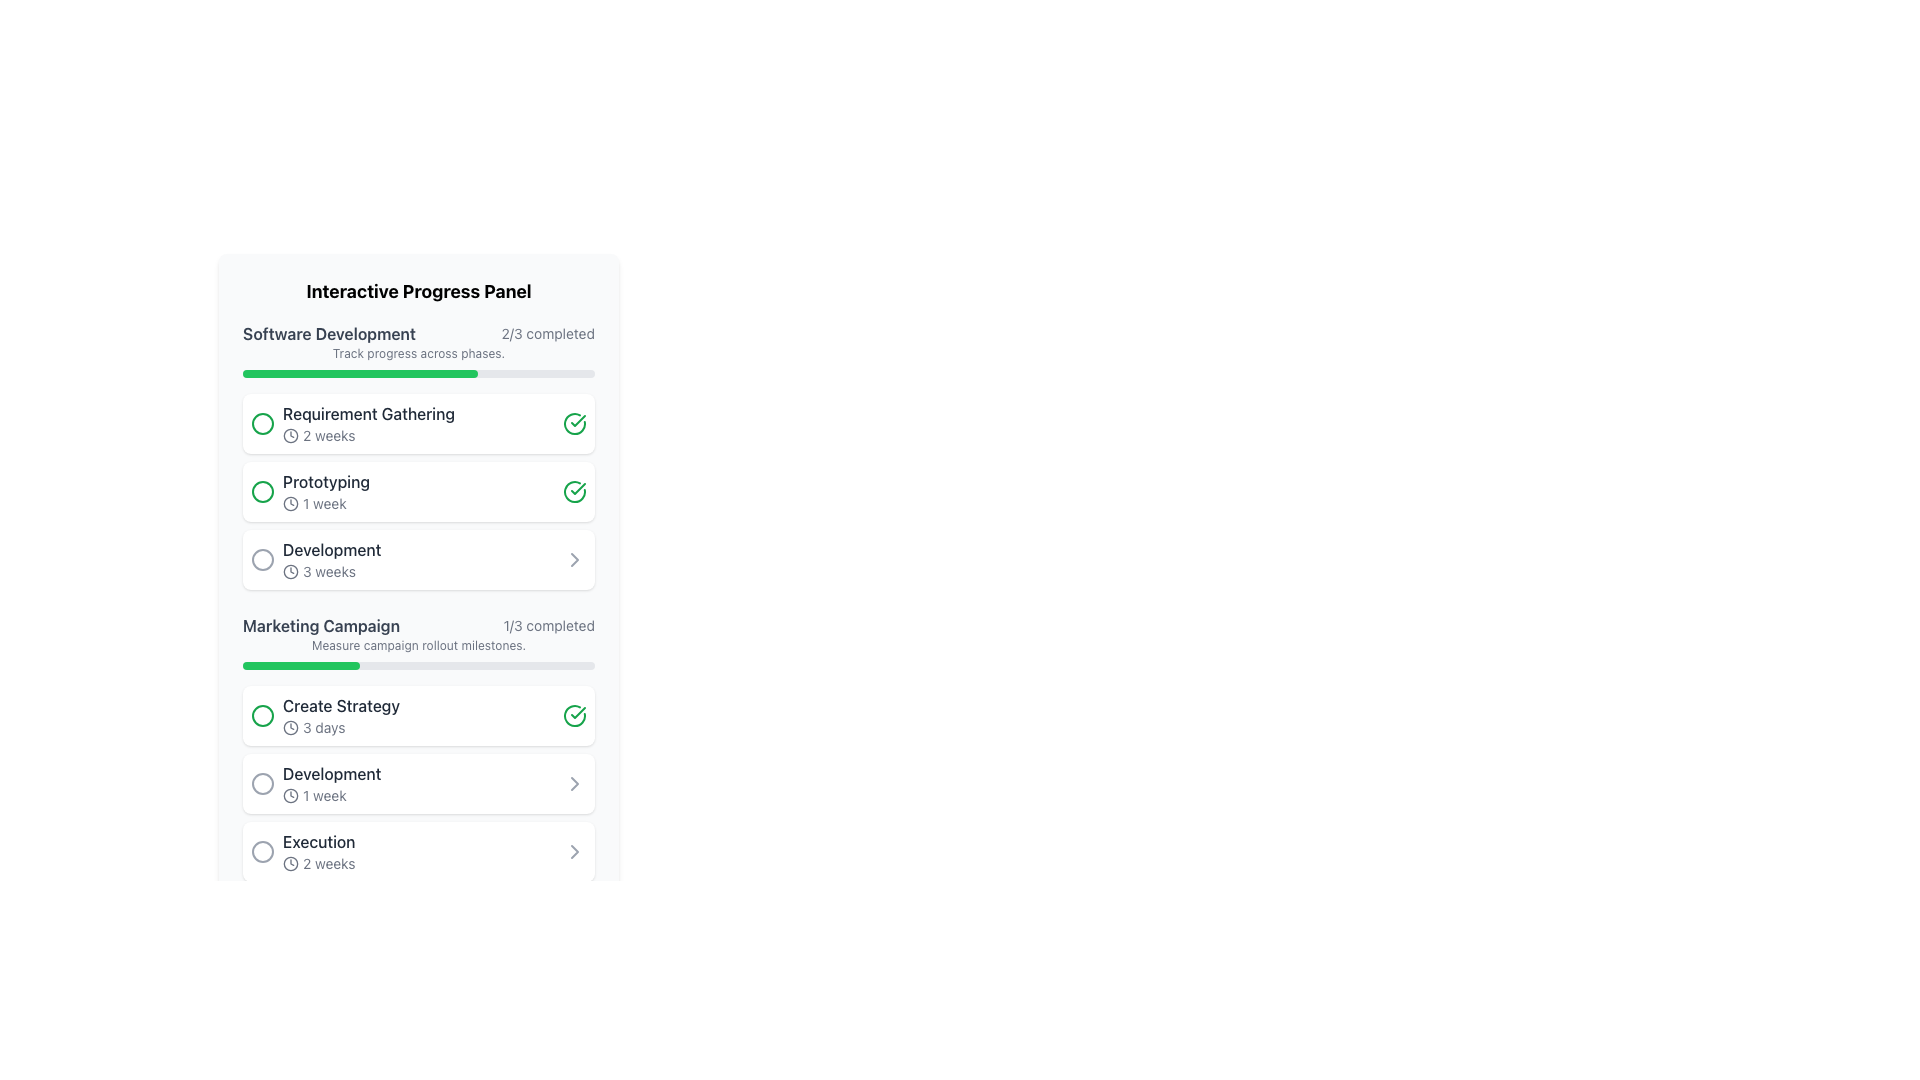  Describe the element at coordinates (341, 704) in the screenshot. I see `the Static Text Label that designates the title of a task within the Marketing Campaign category, located above the subtitle displaying '3 days'` at that location.